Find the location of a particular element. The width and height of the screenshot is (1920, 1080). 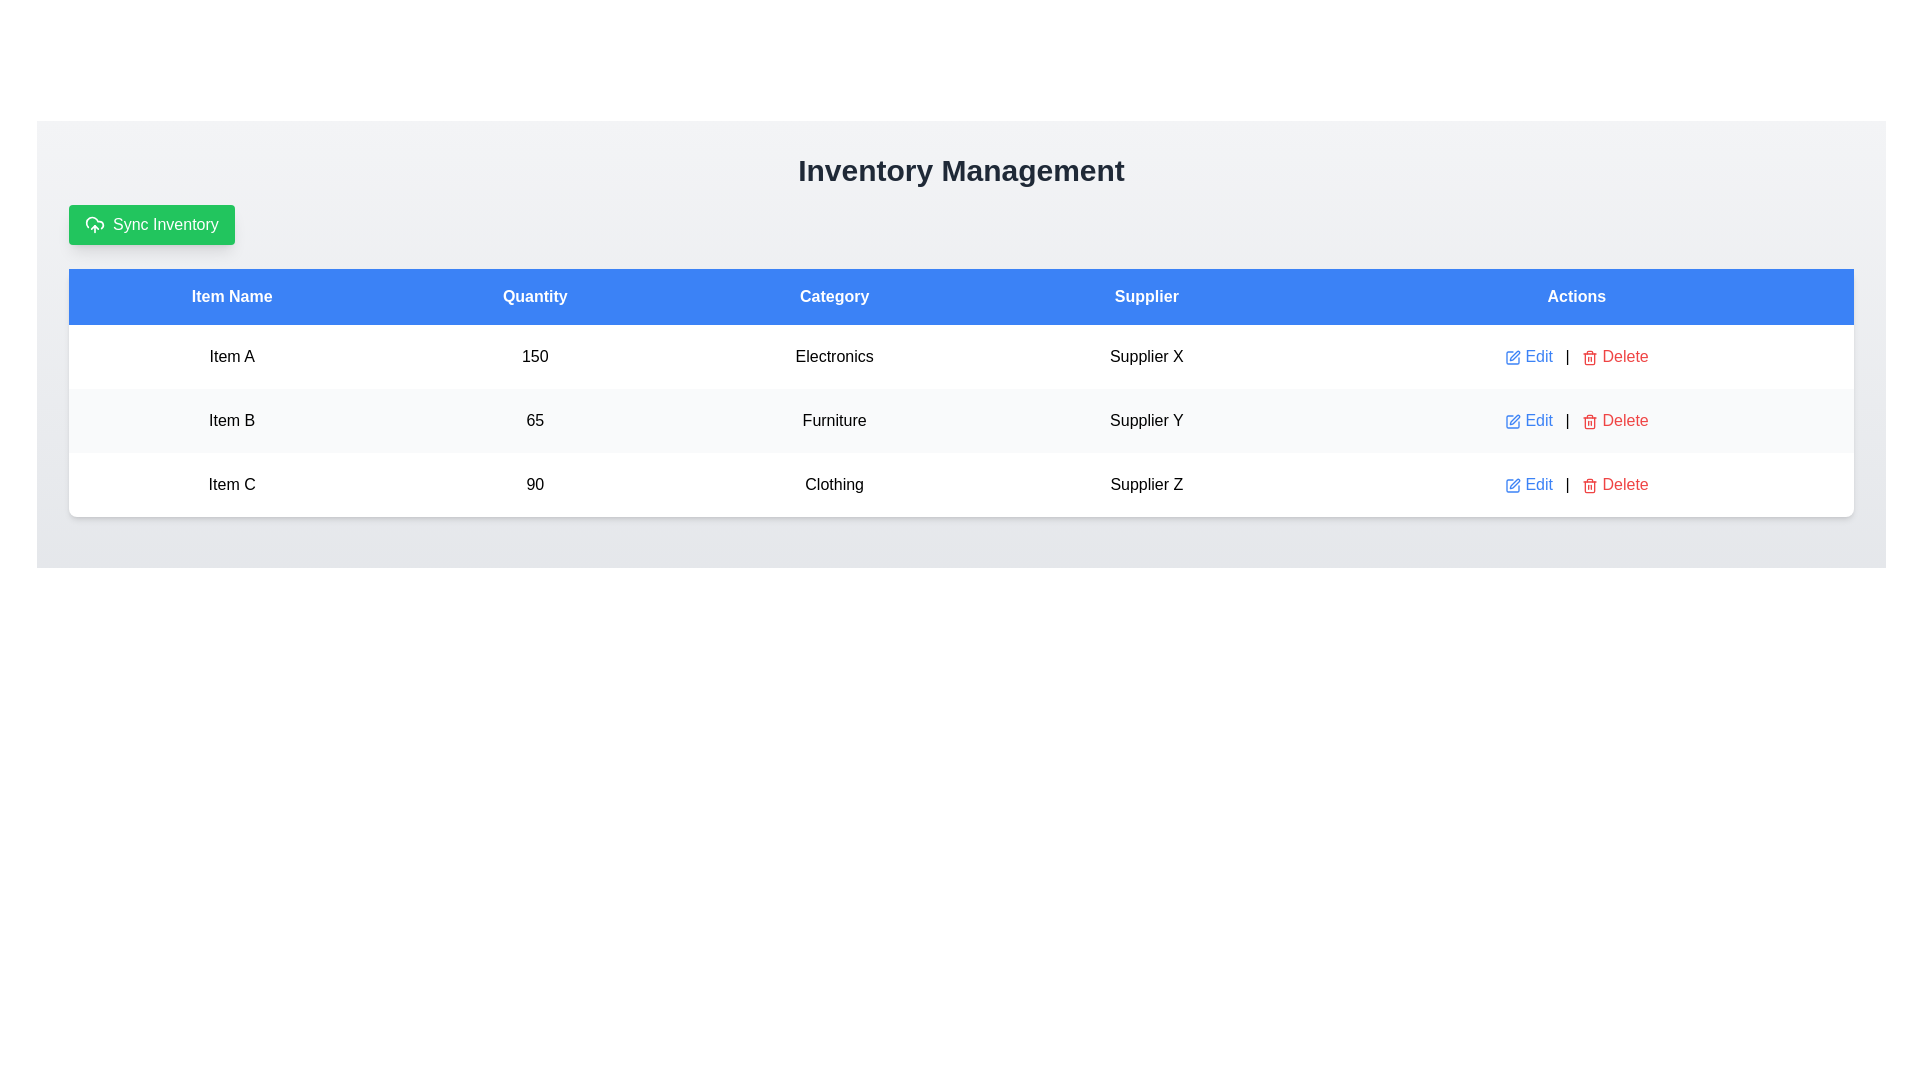

the small blue outline square icon with a pen overlay, located in the 'Actions' column of the first row in the table, adjacent to the 'Edit' text link is located at coordinates (1512, 356).